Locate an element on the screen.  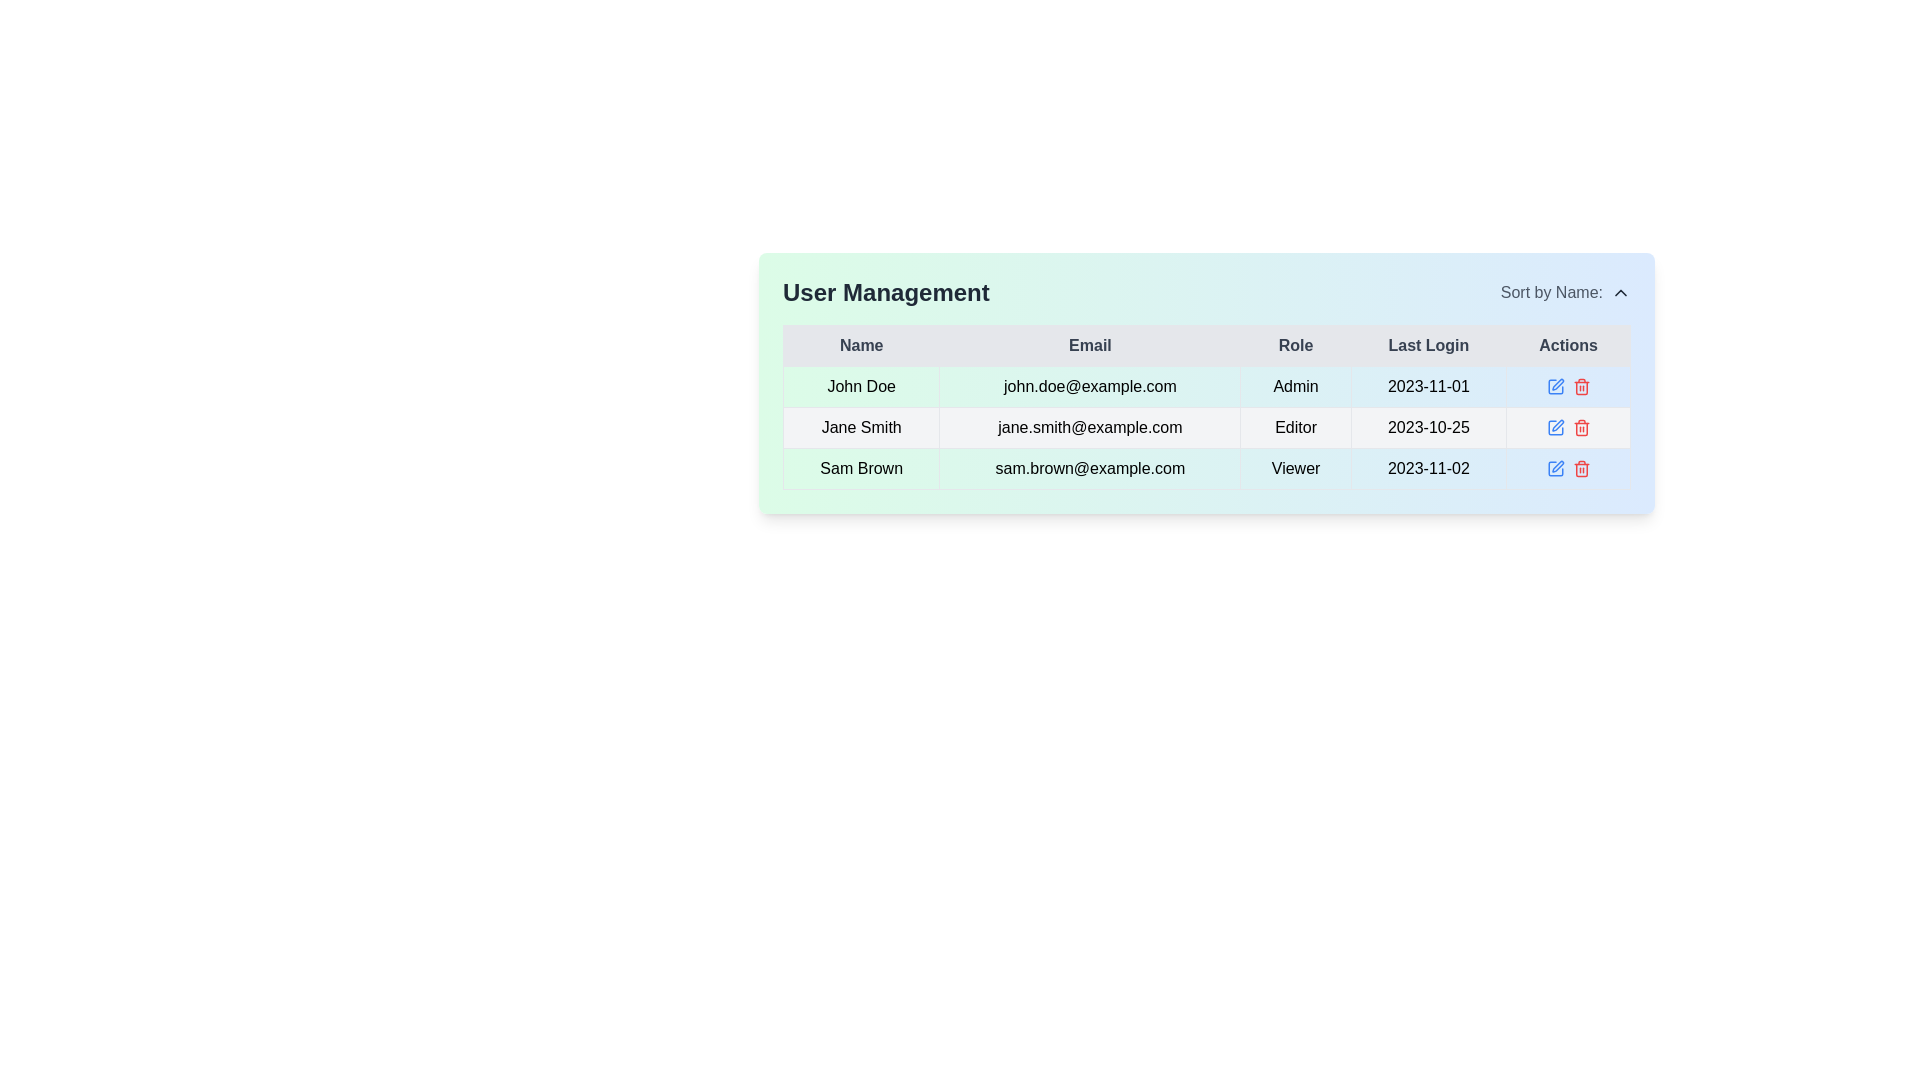
the Table Header Cell labeled 'Role' in the user management interface, which is styled with gray text and located in the third position of the header row is located at coordinates (1296, 345).